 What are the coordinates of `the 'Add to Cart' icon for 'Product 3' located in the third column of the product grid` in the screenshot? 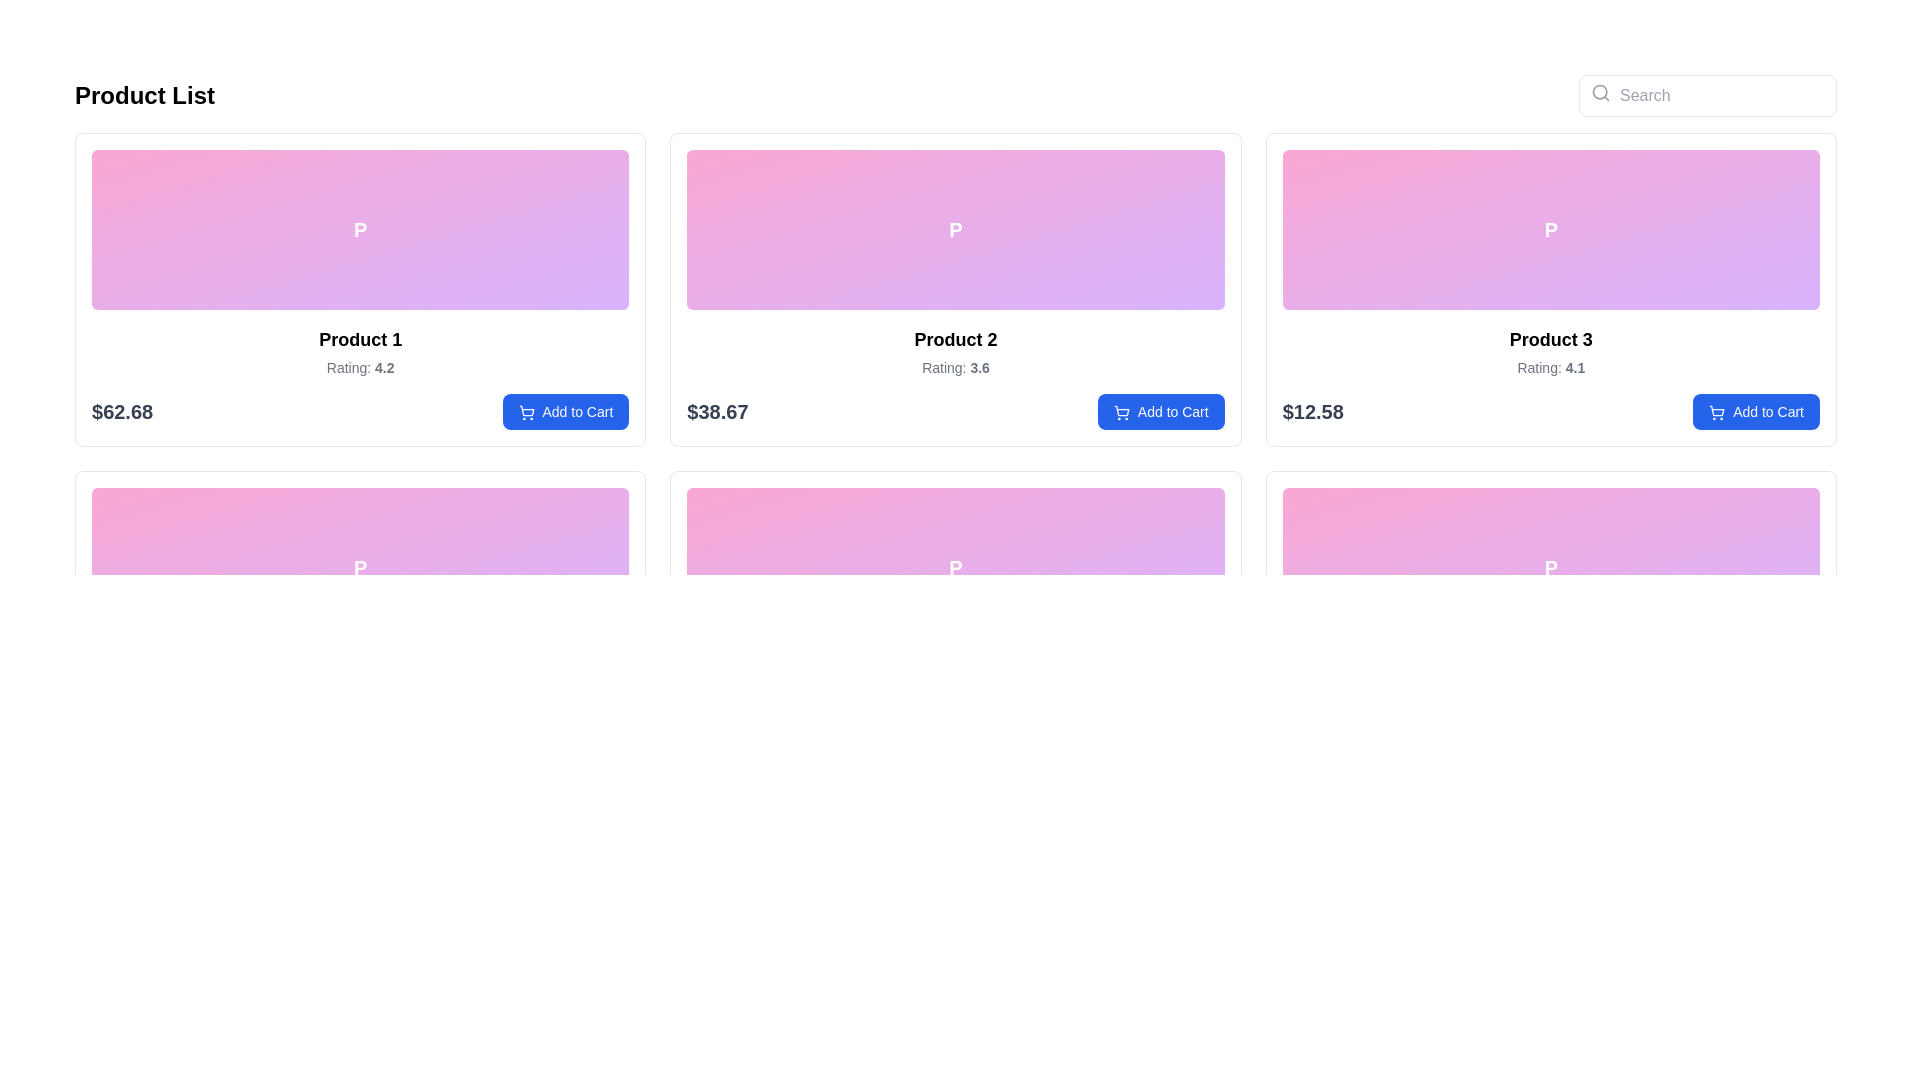 It's located at (1716, 410).